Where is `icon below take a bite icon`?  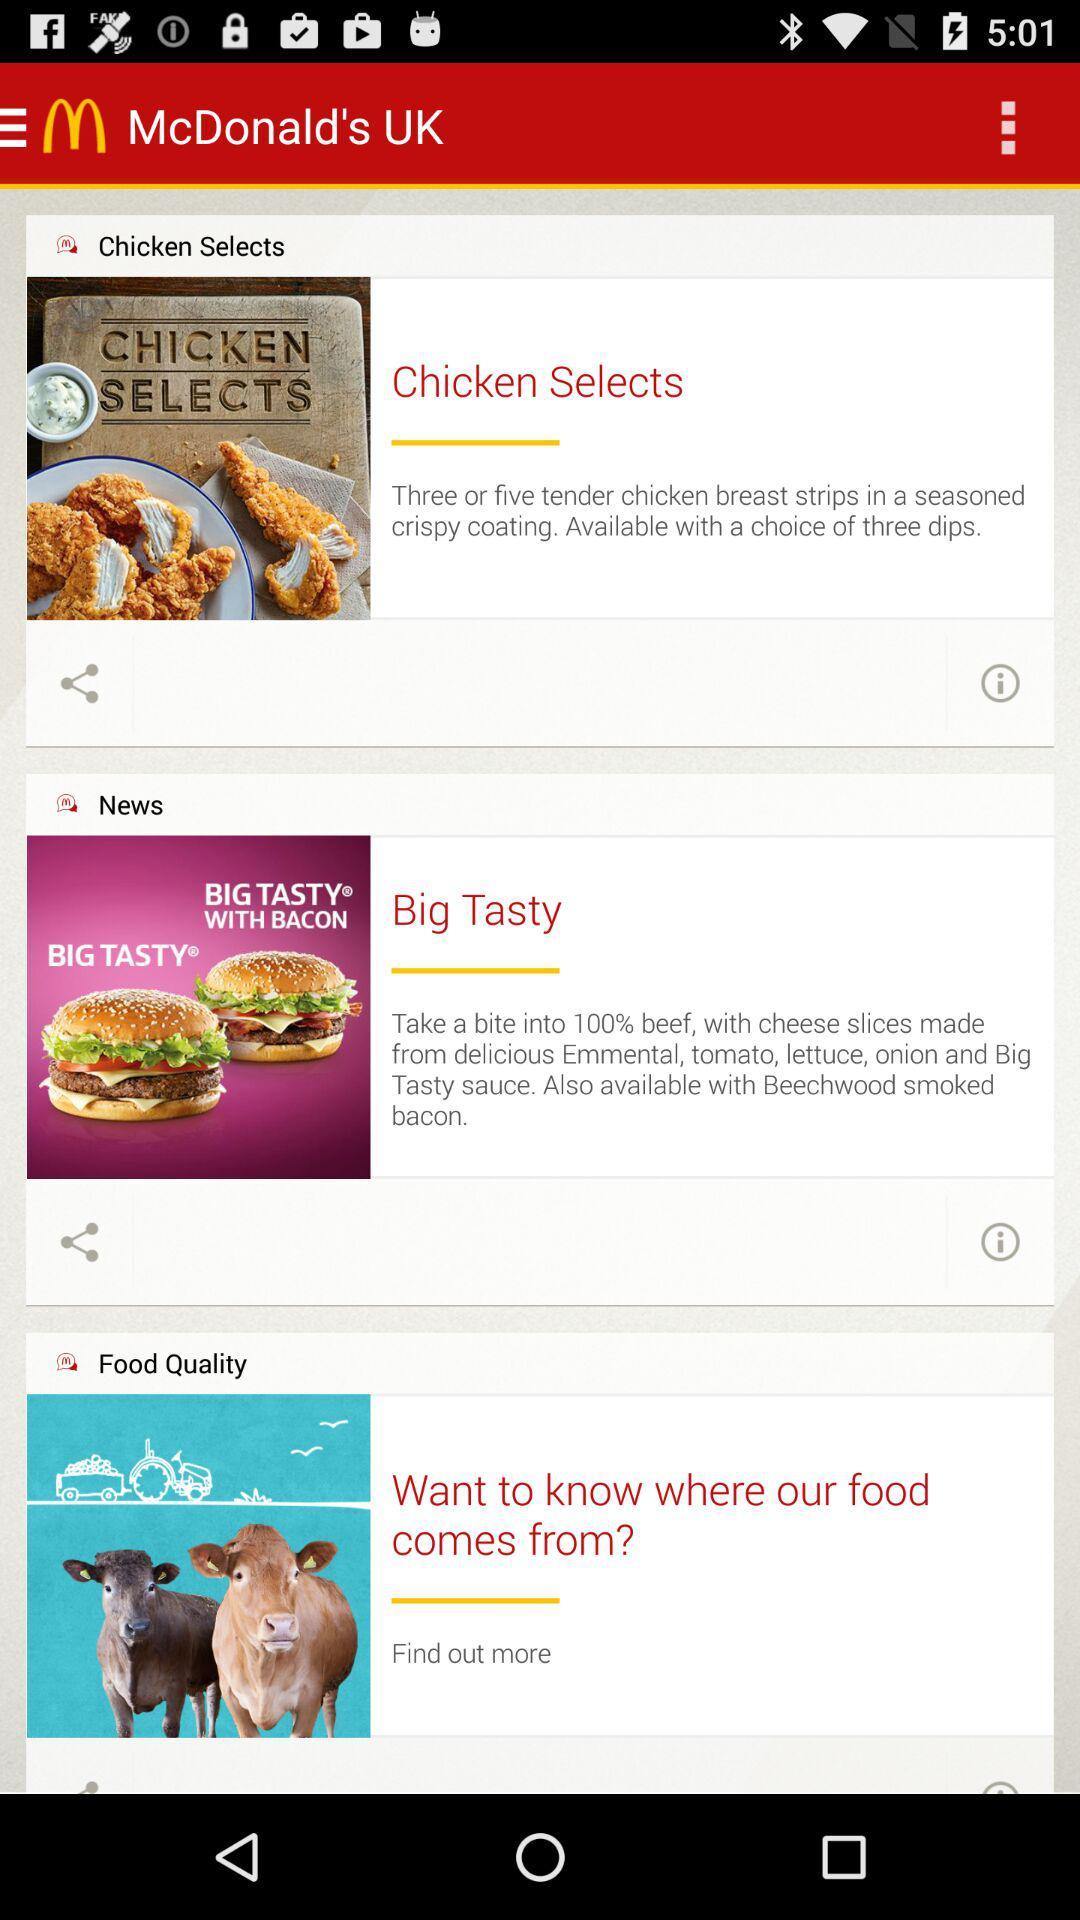 icon below take a bite icon is located at coordinates (711, 1177).